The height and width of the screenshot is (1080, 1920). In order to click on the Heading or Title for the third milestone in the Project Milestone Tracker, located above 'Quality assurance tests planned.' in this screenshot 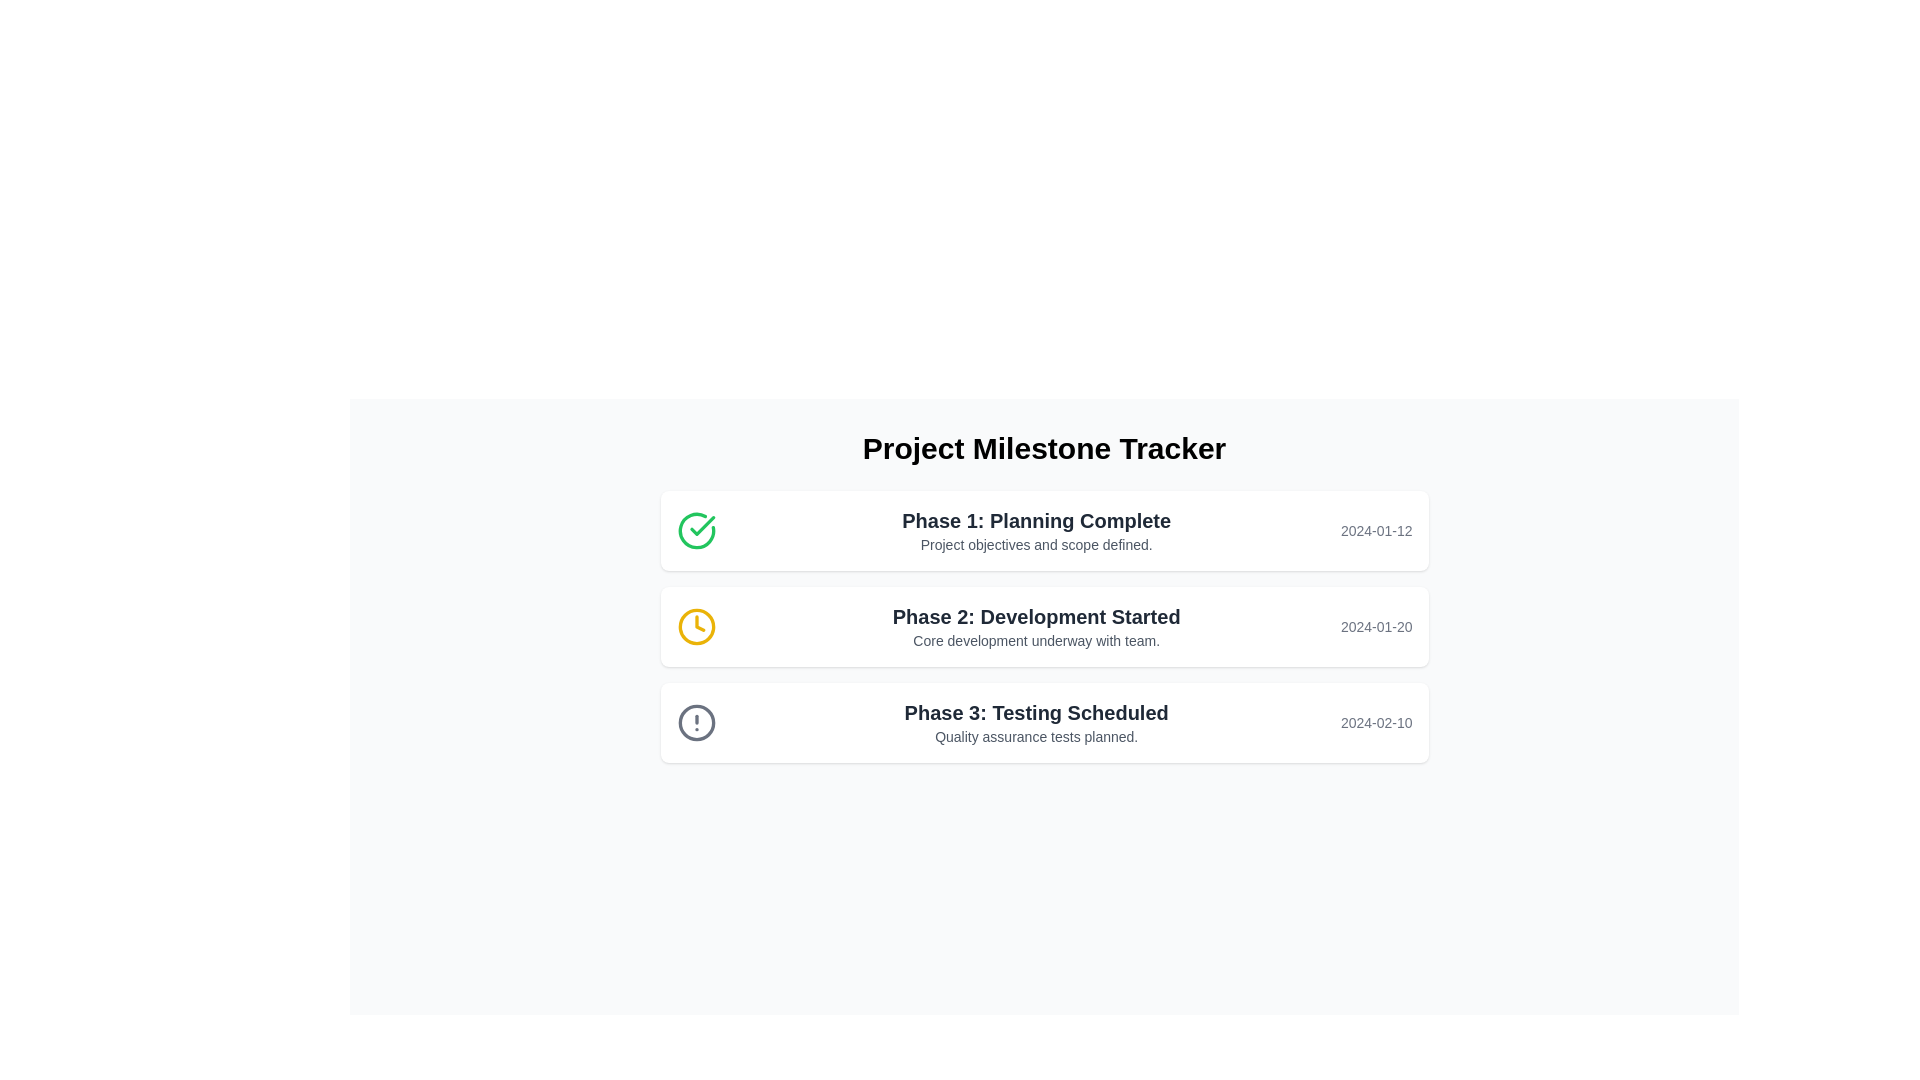, I will do `click(1036, 712)`.